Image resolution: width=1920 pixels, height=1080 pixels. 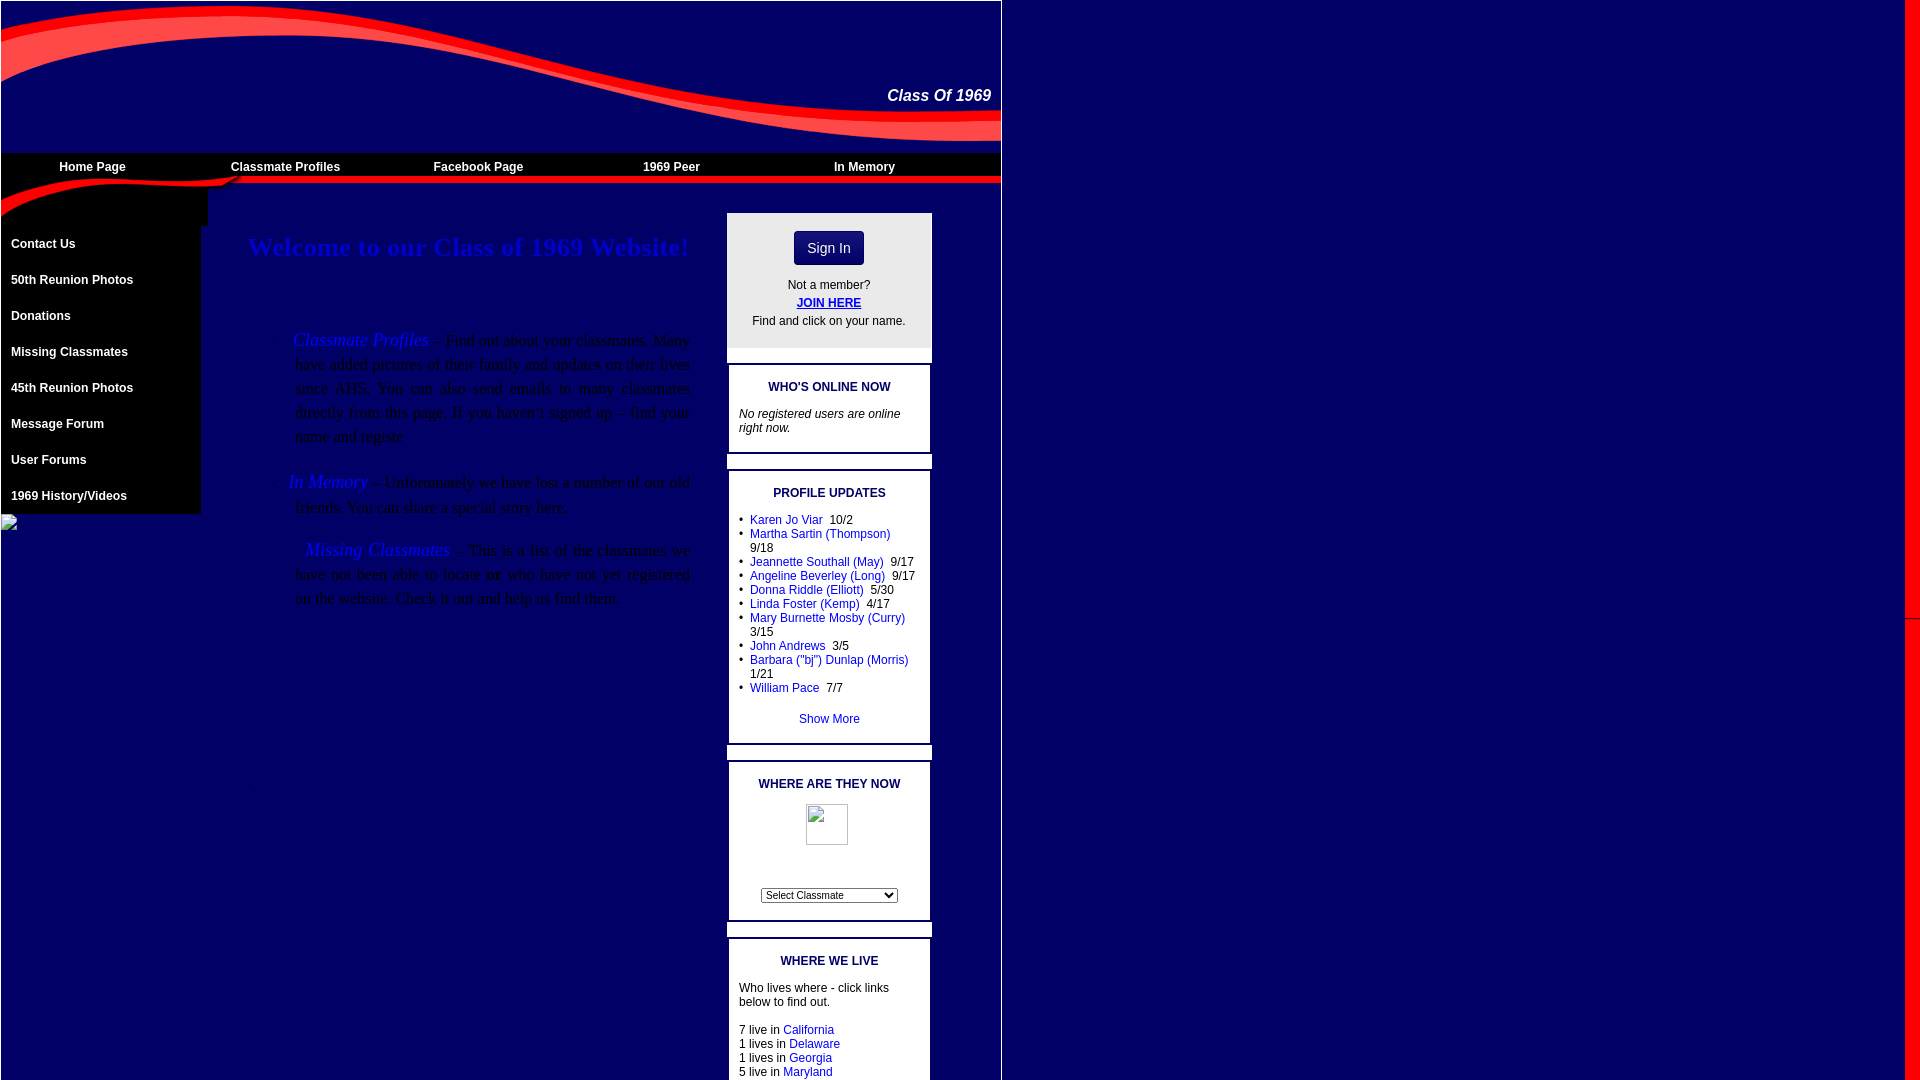 What do you see at coordinates (99, 350) in the screenshot?
I see `'Missing Classmates'` at bounding box center [99, 350].